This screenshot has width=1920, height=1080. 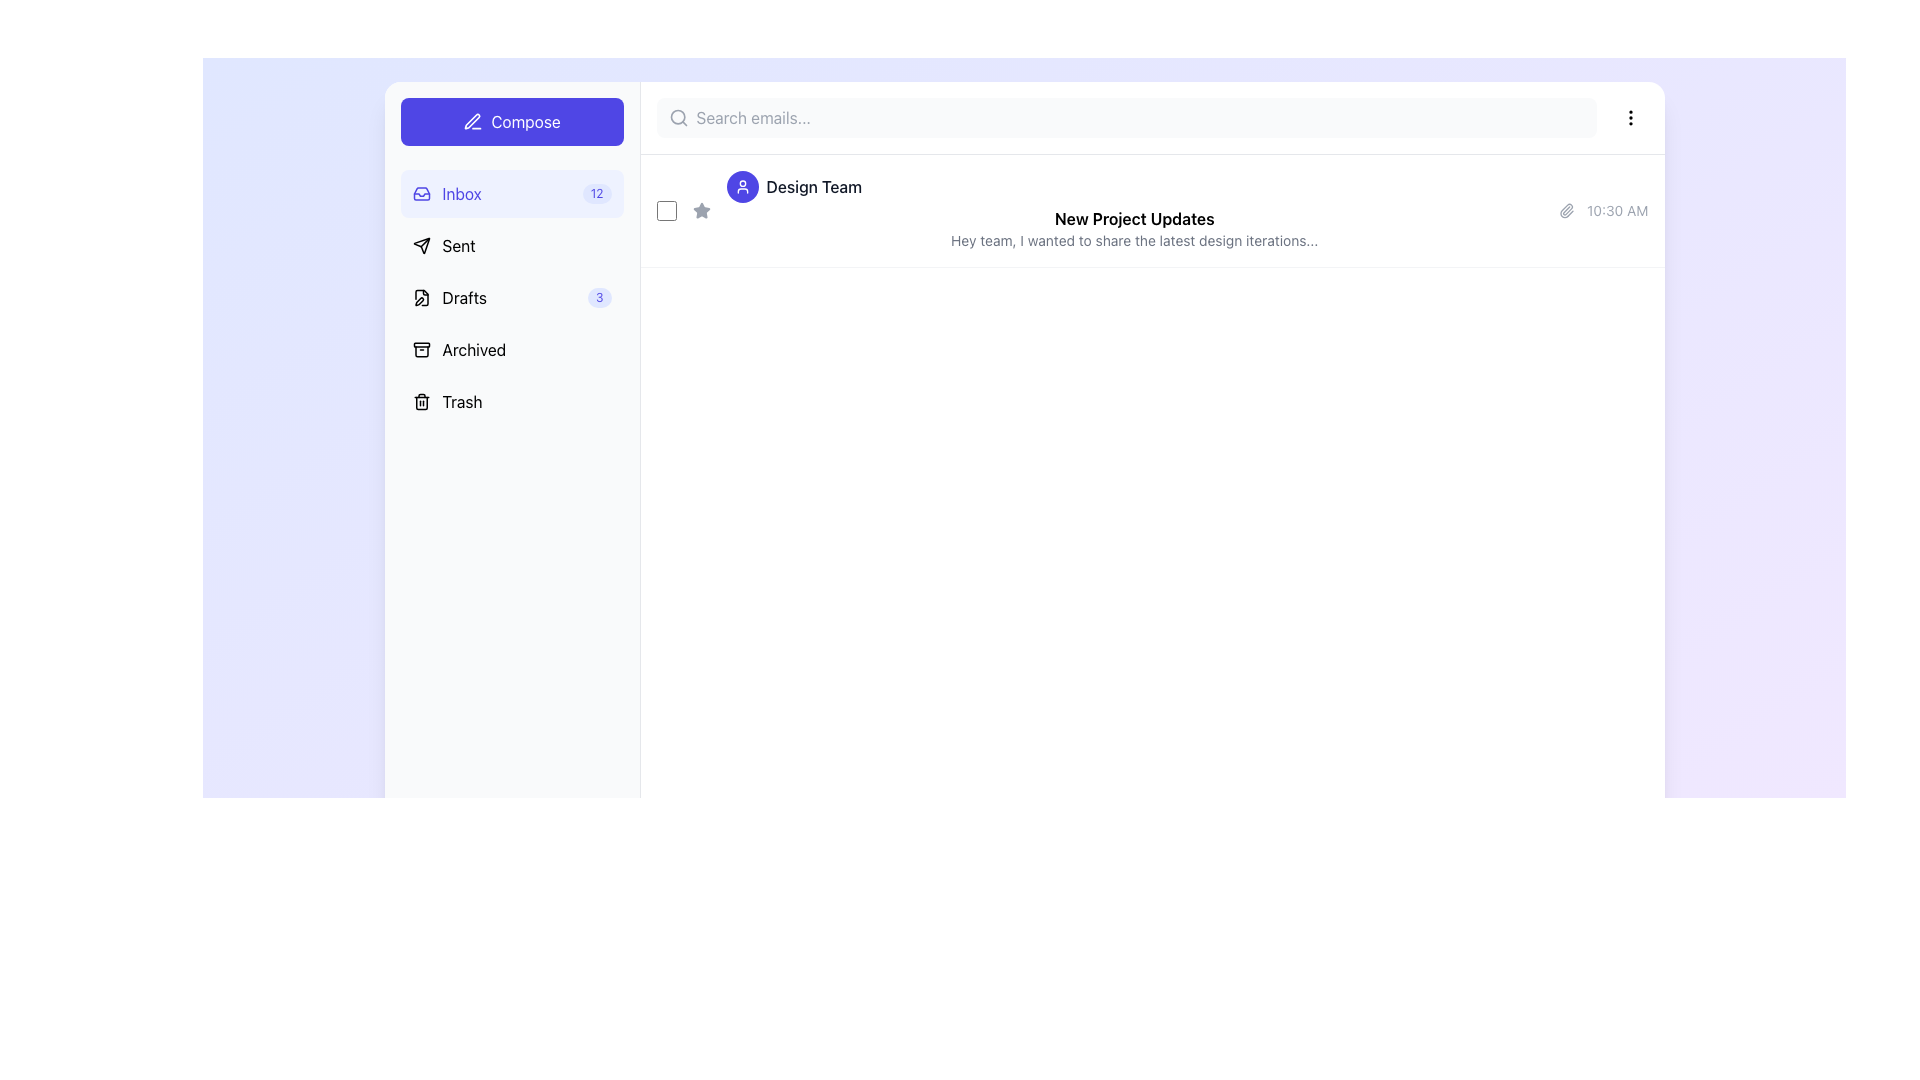 I want to click on the inner circle of the magnifying glass icon located at the left side of the search bar at the top of the interface, so click(x=677, y=117).